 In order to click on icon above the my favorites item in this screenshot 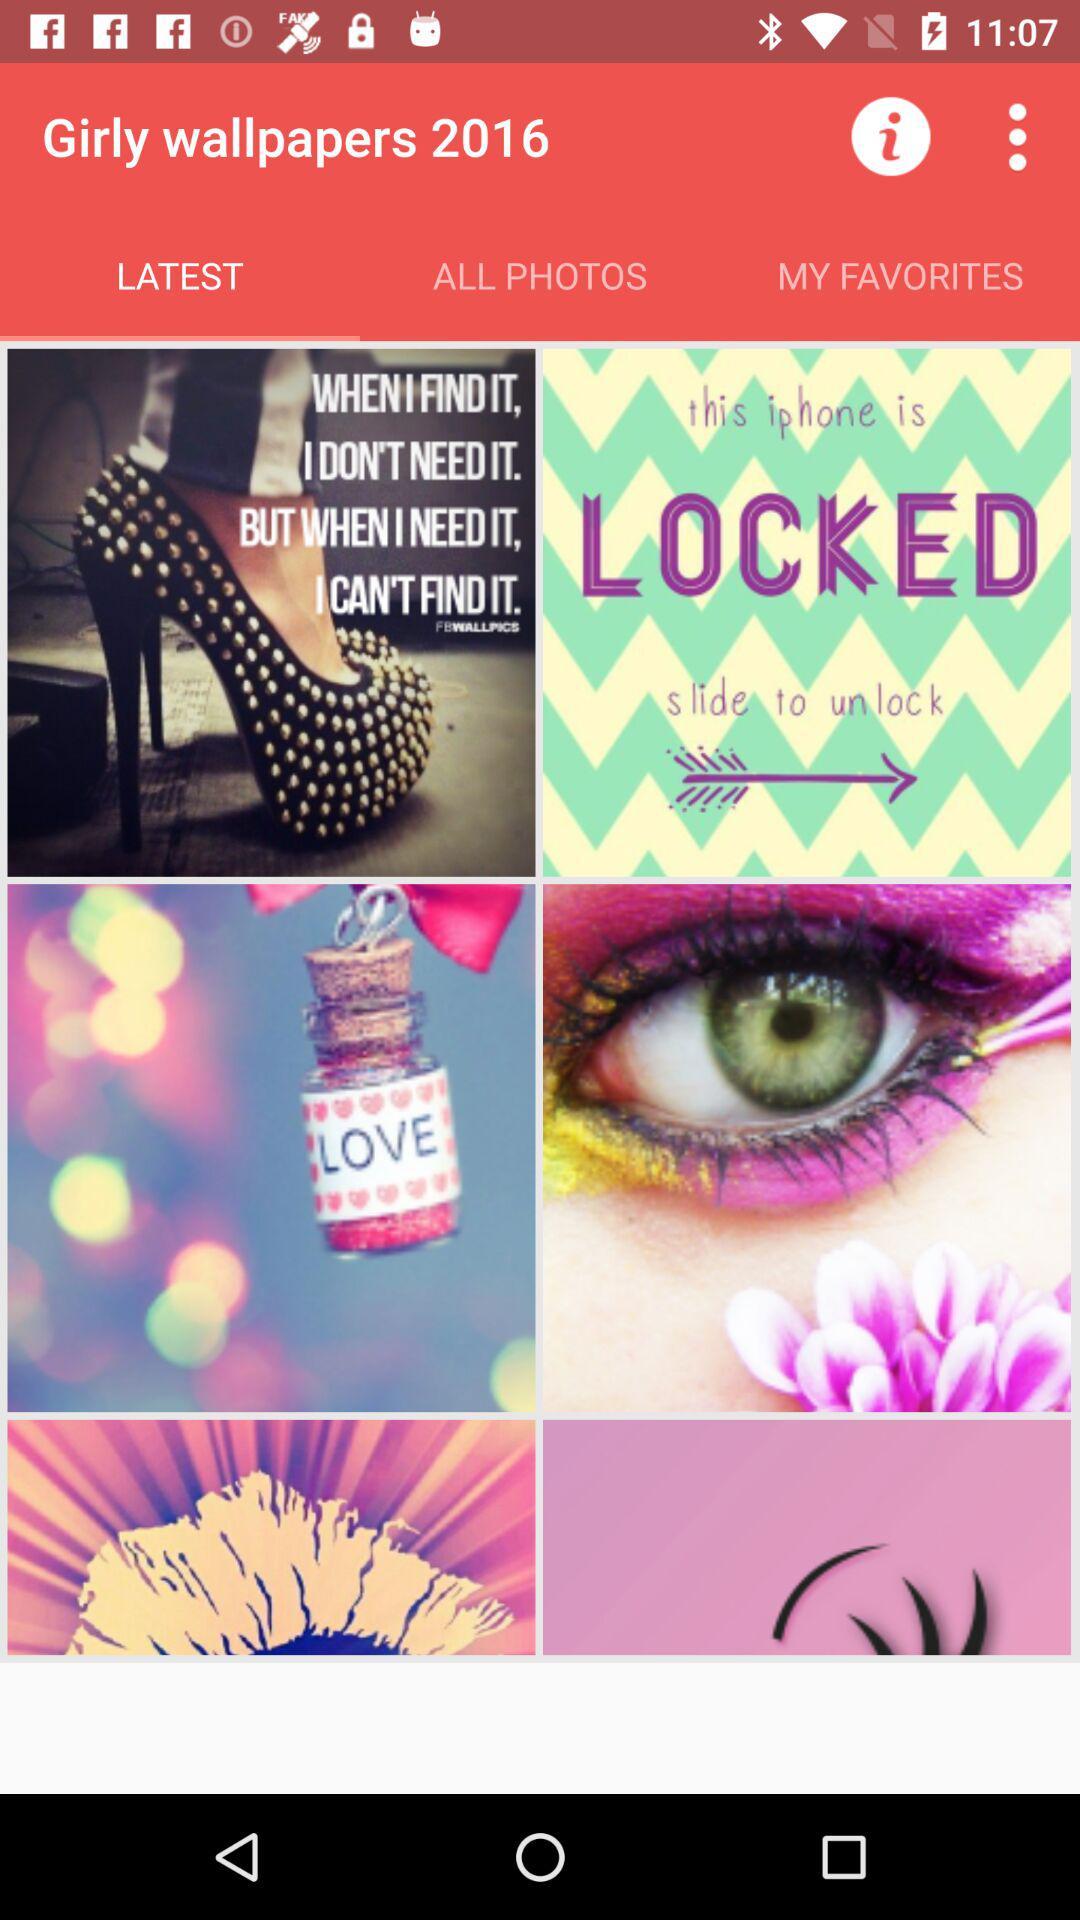, I will do `click(890, 135)`.